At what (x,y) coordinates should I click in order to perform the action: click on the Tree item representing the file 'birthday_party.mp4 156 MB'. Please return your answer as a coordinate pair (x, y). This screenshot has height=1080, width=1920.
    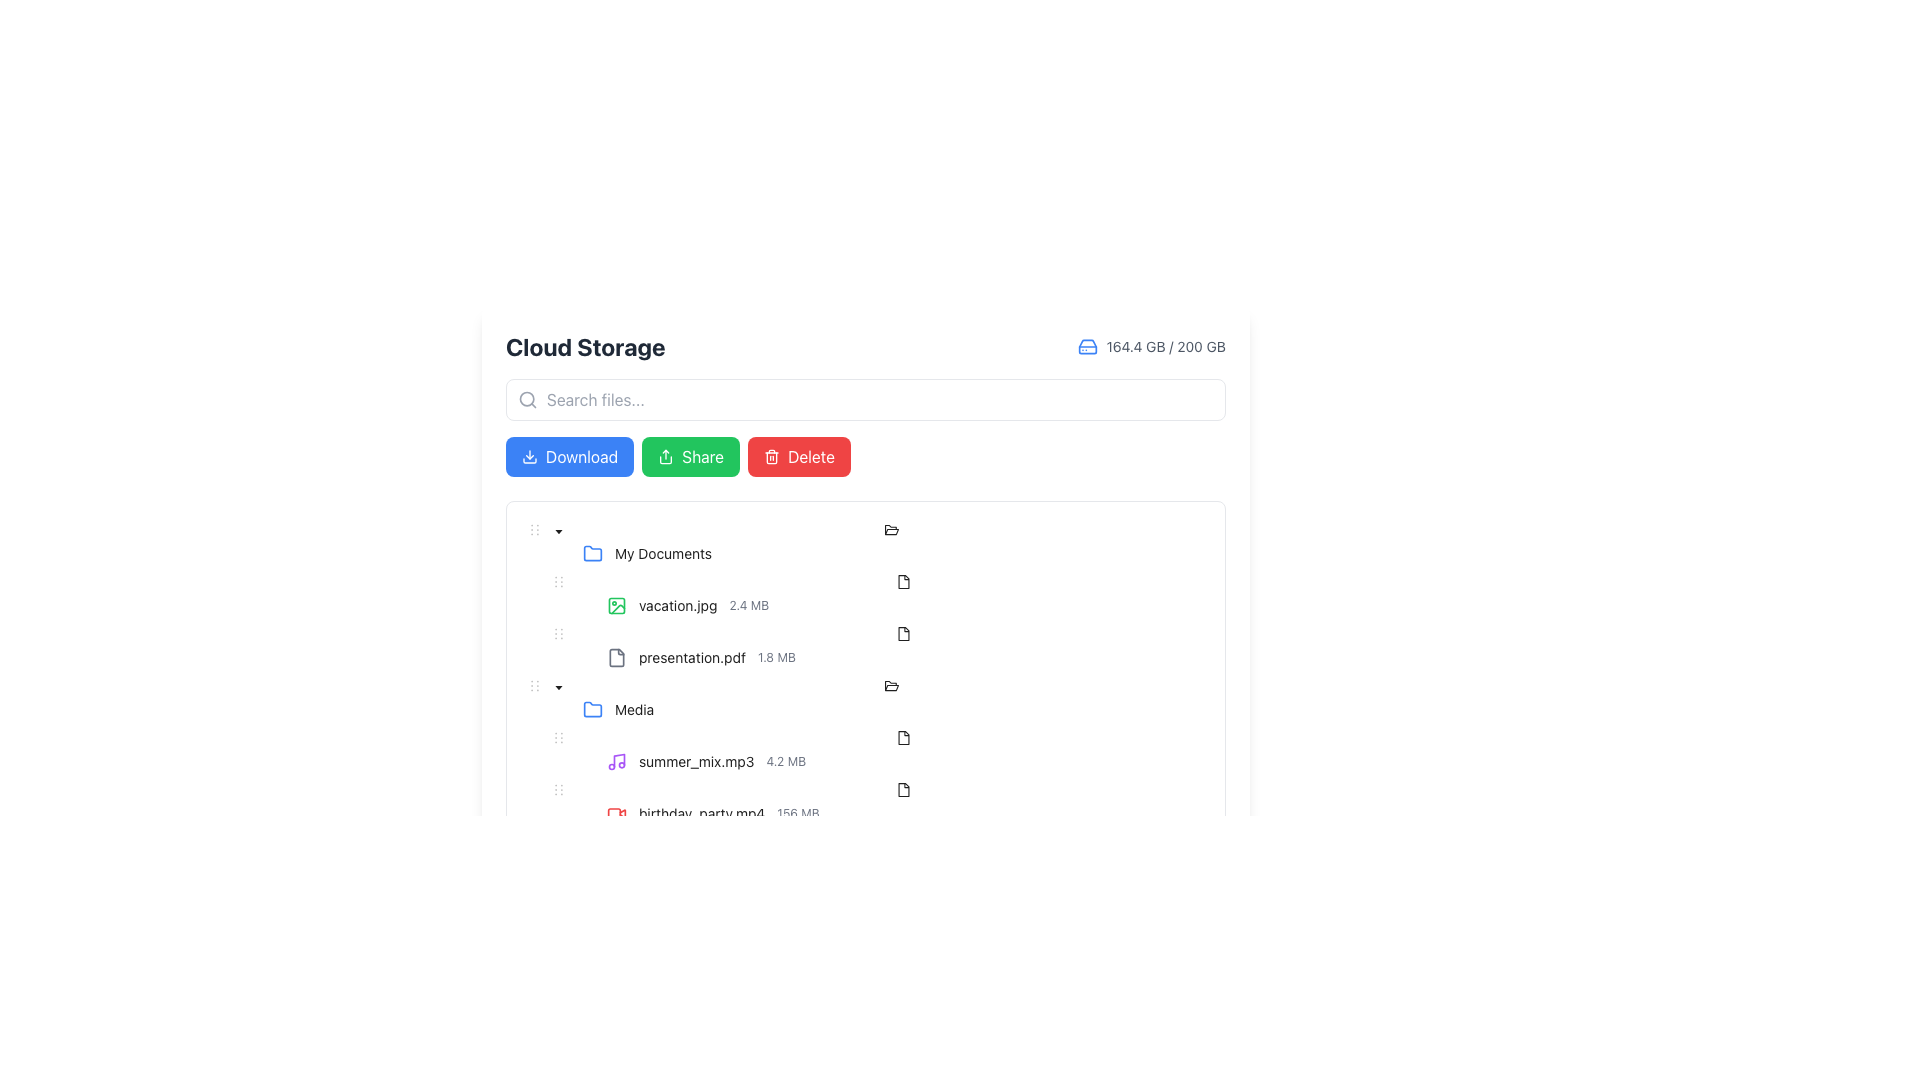
    Looking at the image, I should click on (865, 801).